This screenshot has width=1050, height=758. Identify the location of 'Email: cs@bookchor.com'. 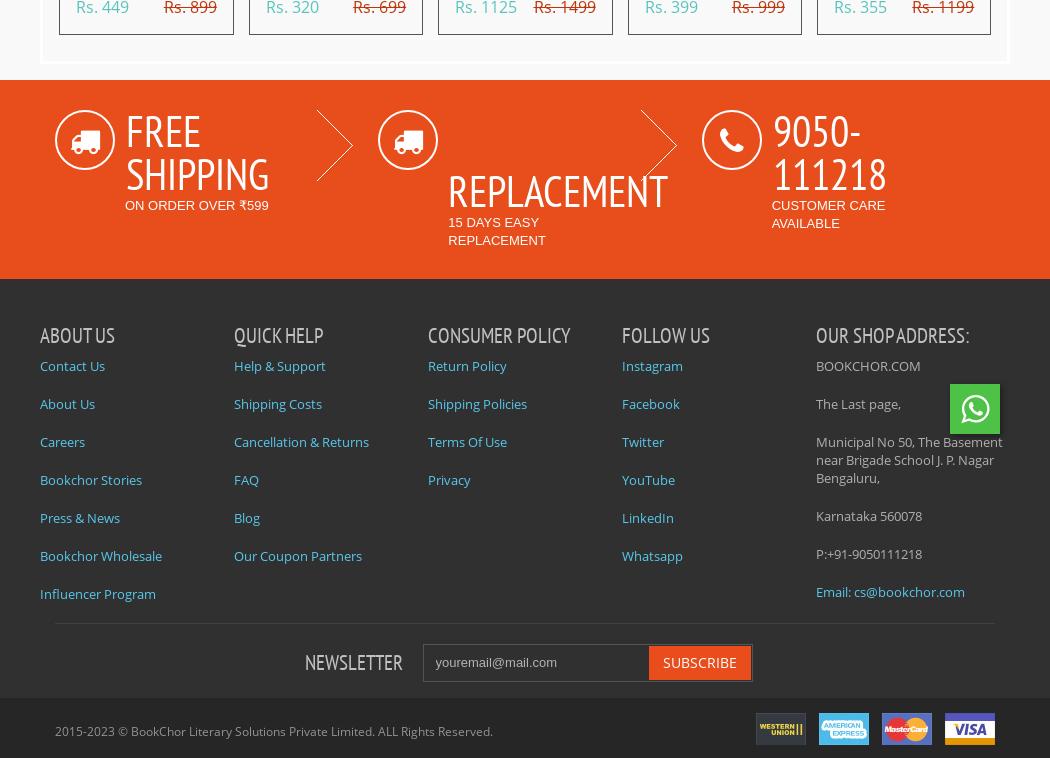
(889, 591).